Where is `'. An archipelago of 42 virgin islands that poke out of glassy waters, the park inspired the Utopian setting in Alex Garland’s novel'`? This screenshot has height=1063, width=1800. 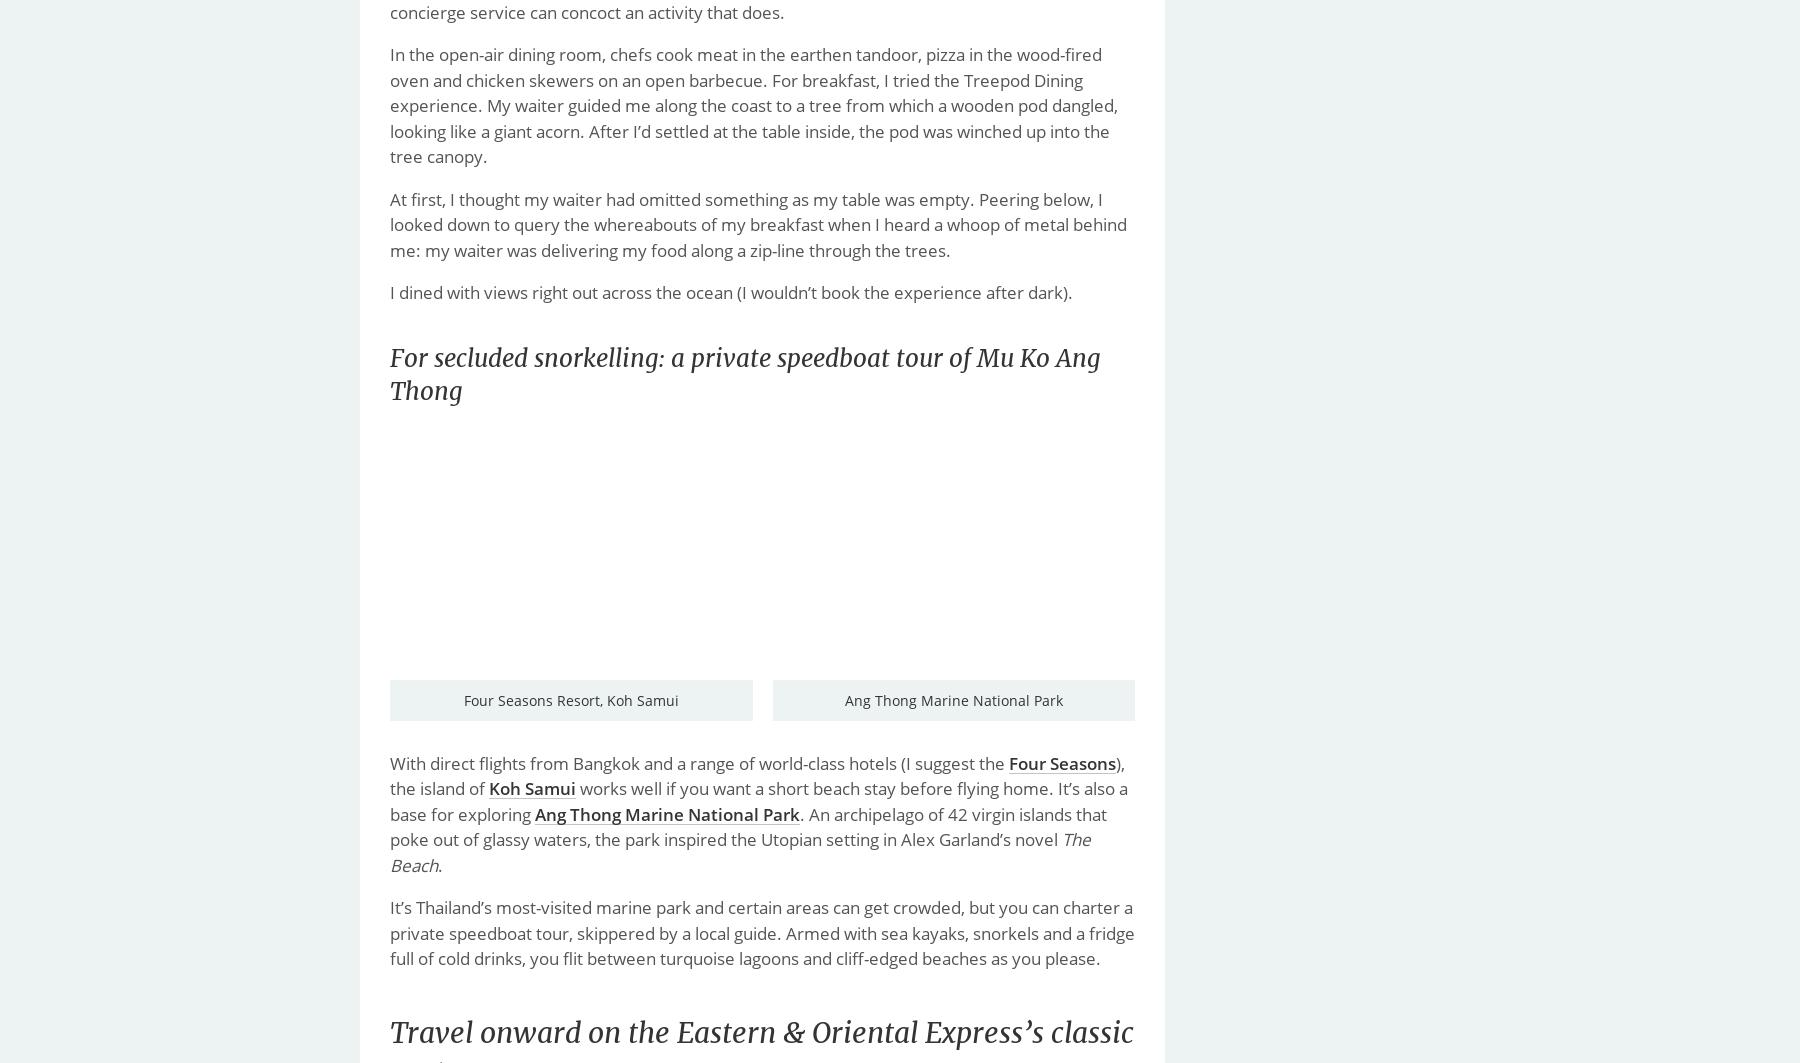
'. An archipelago of 42 virgin islands that poke out of glassy waters, the park inspired the Utopian setting in Alex Garland’s novel' is located at coordinates (747, 825).